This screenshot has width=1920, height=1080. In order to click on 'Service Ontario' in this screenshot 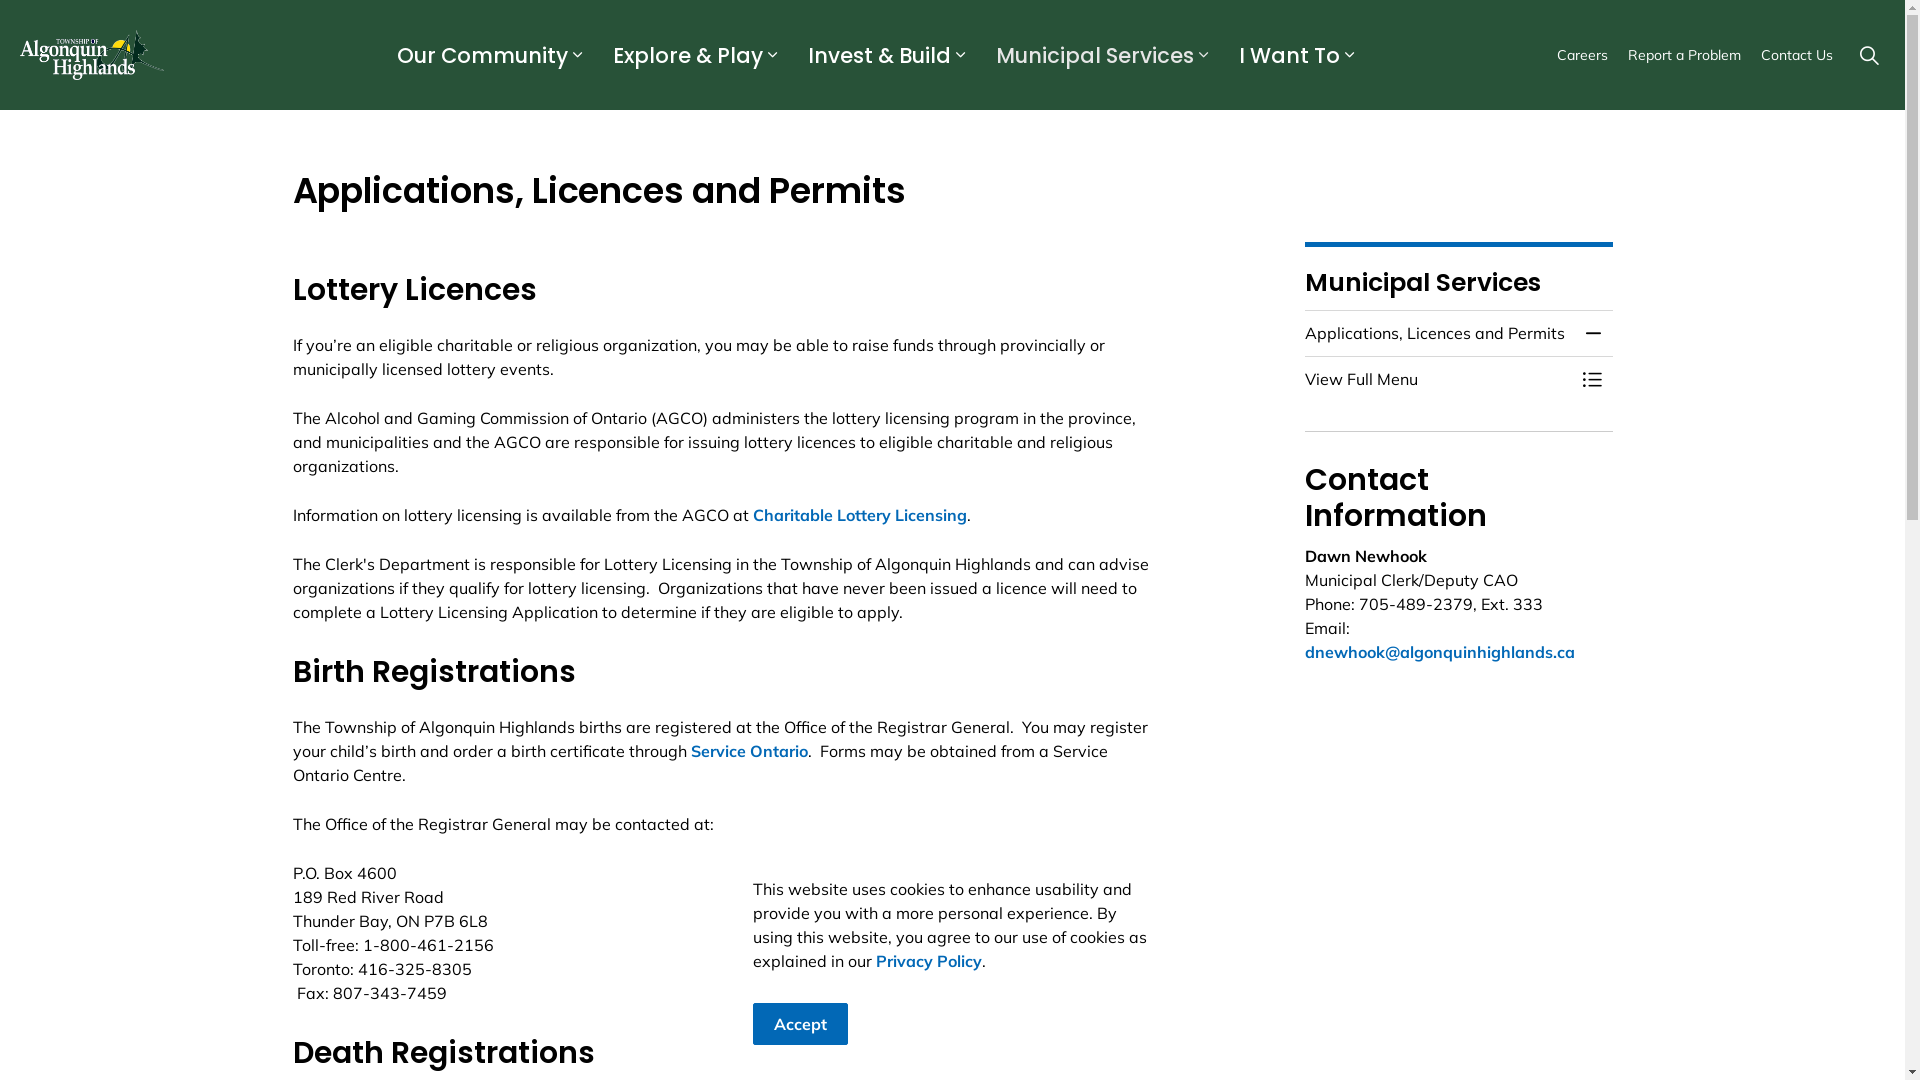, I will do `click(690, 751)`.